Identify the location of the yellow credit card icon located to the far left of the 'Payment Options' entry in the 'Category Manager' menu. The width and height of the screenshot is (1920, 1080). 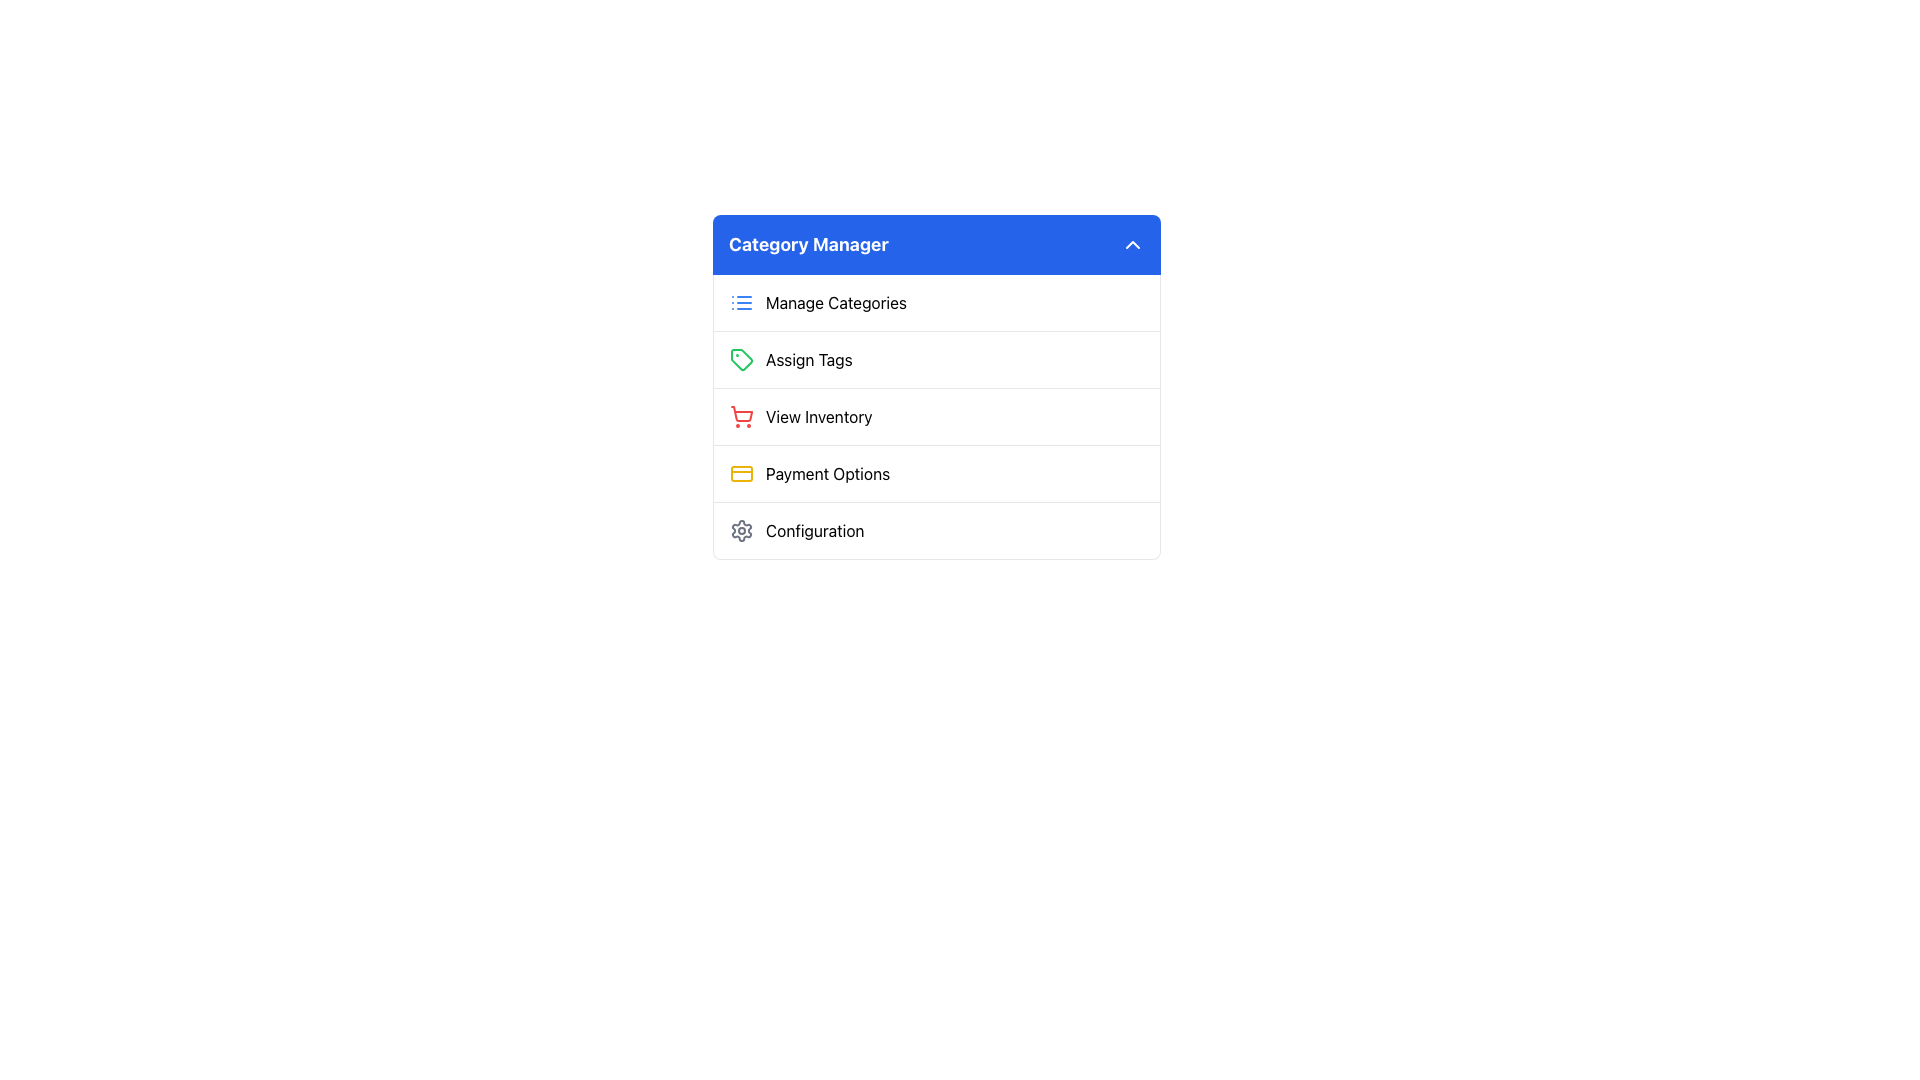
(741, 474).